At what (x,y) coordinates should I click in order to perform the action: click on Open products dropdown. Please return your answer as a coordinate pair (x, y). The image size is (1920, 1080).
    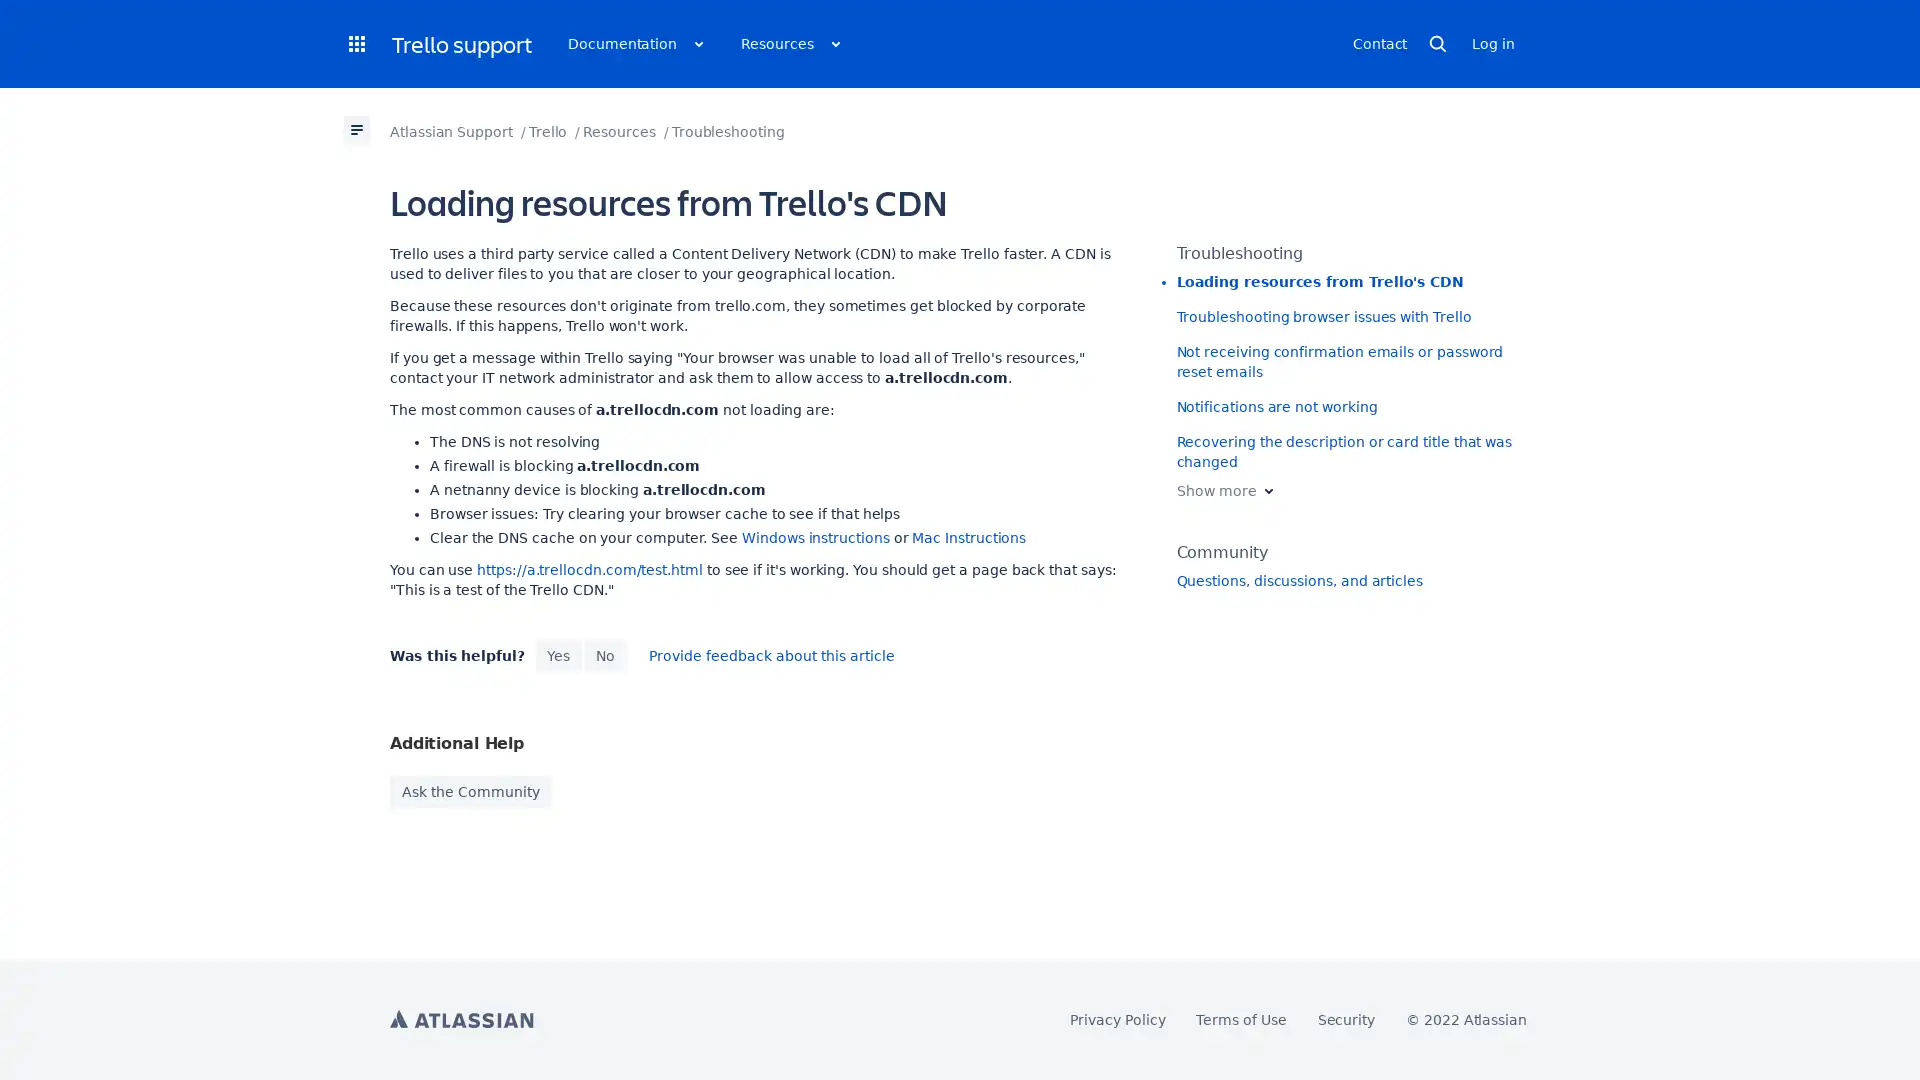
    Looking at the image, I should click on (356, 43).